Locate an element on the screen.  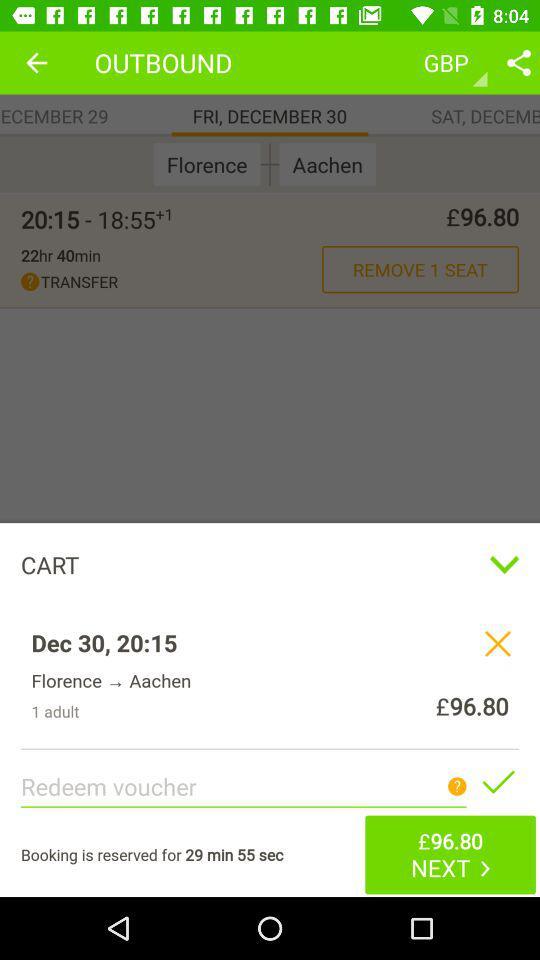
the close icon is located at coordinates (496, 642).